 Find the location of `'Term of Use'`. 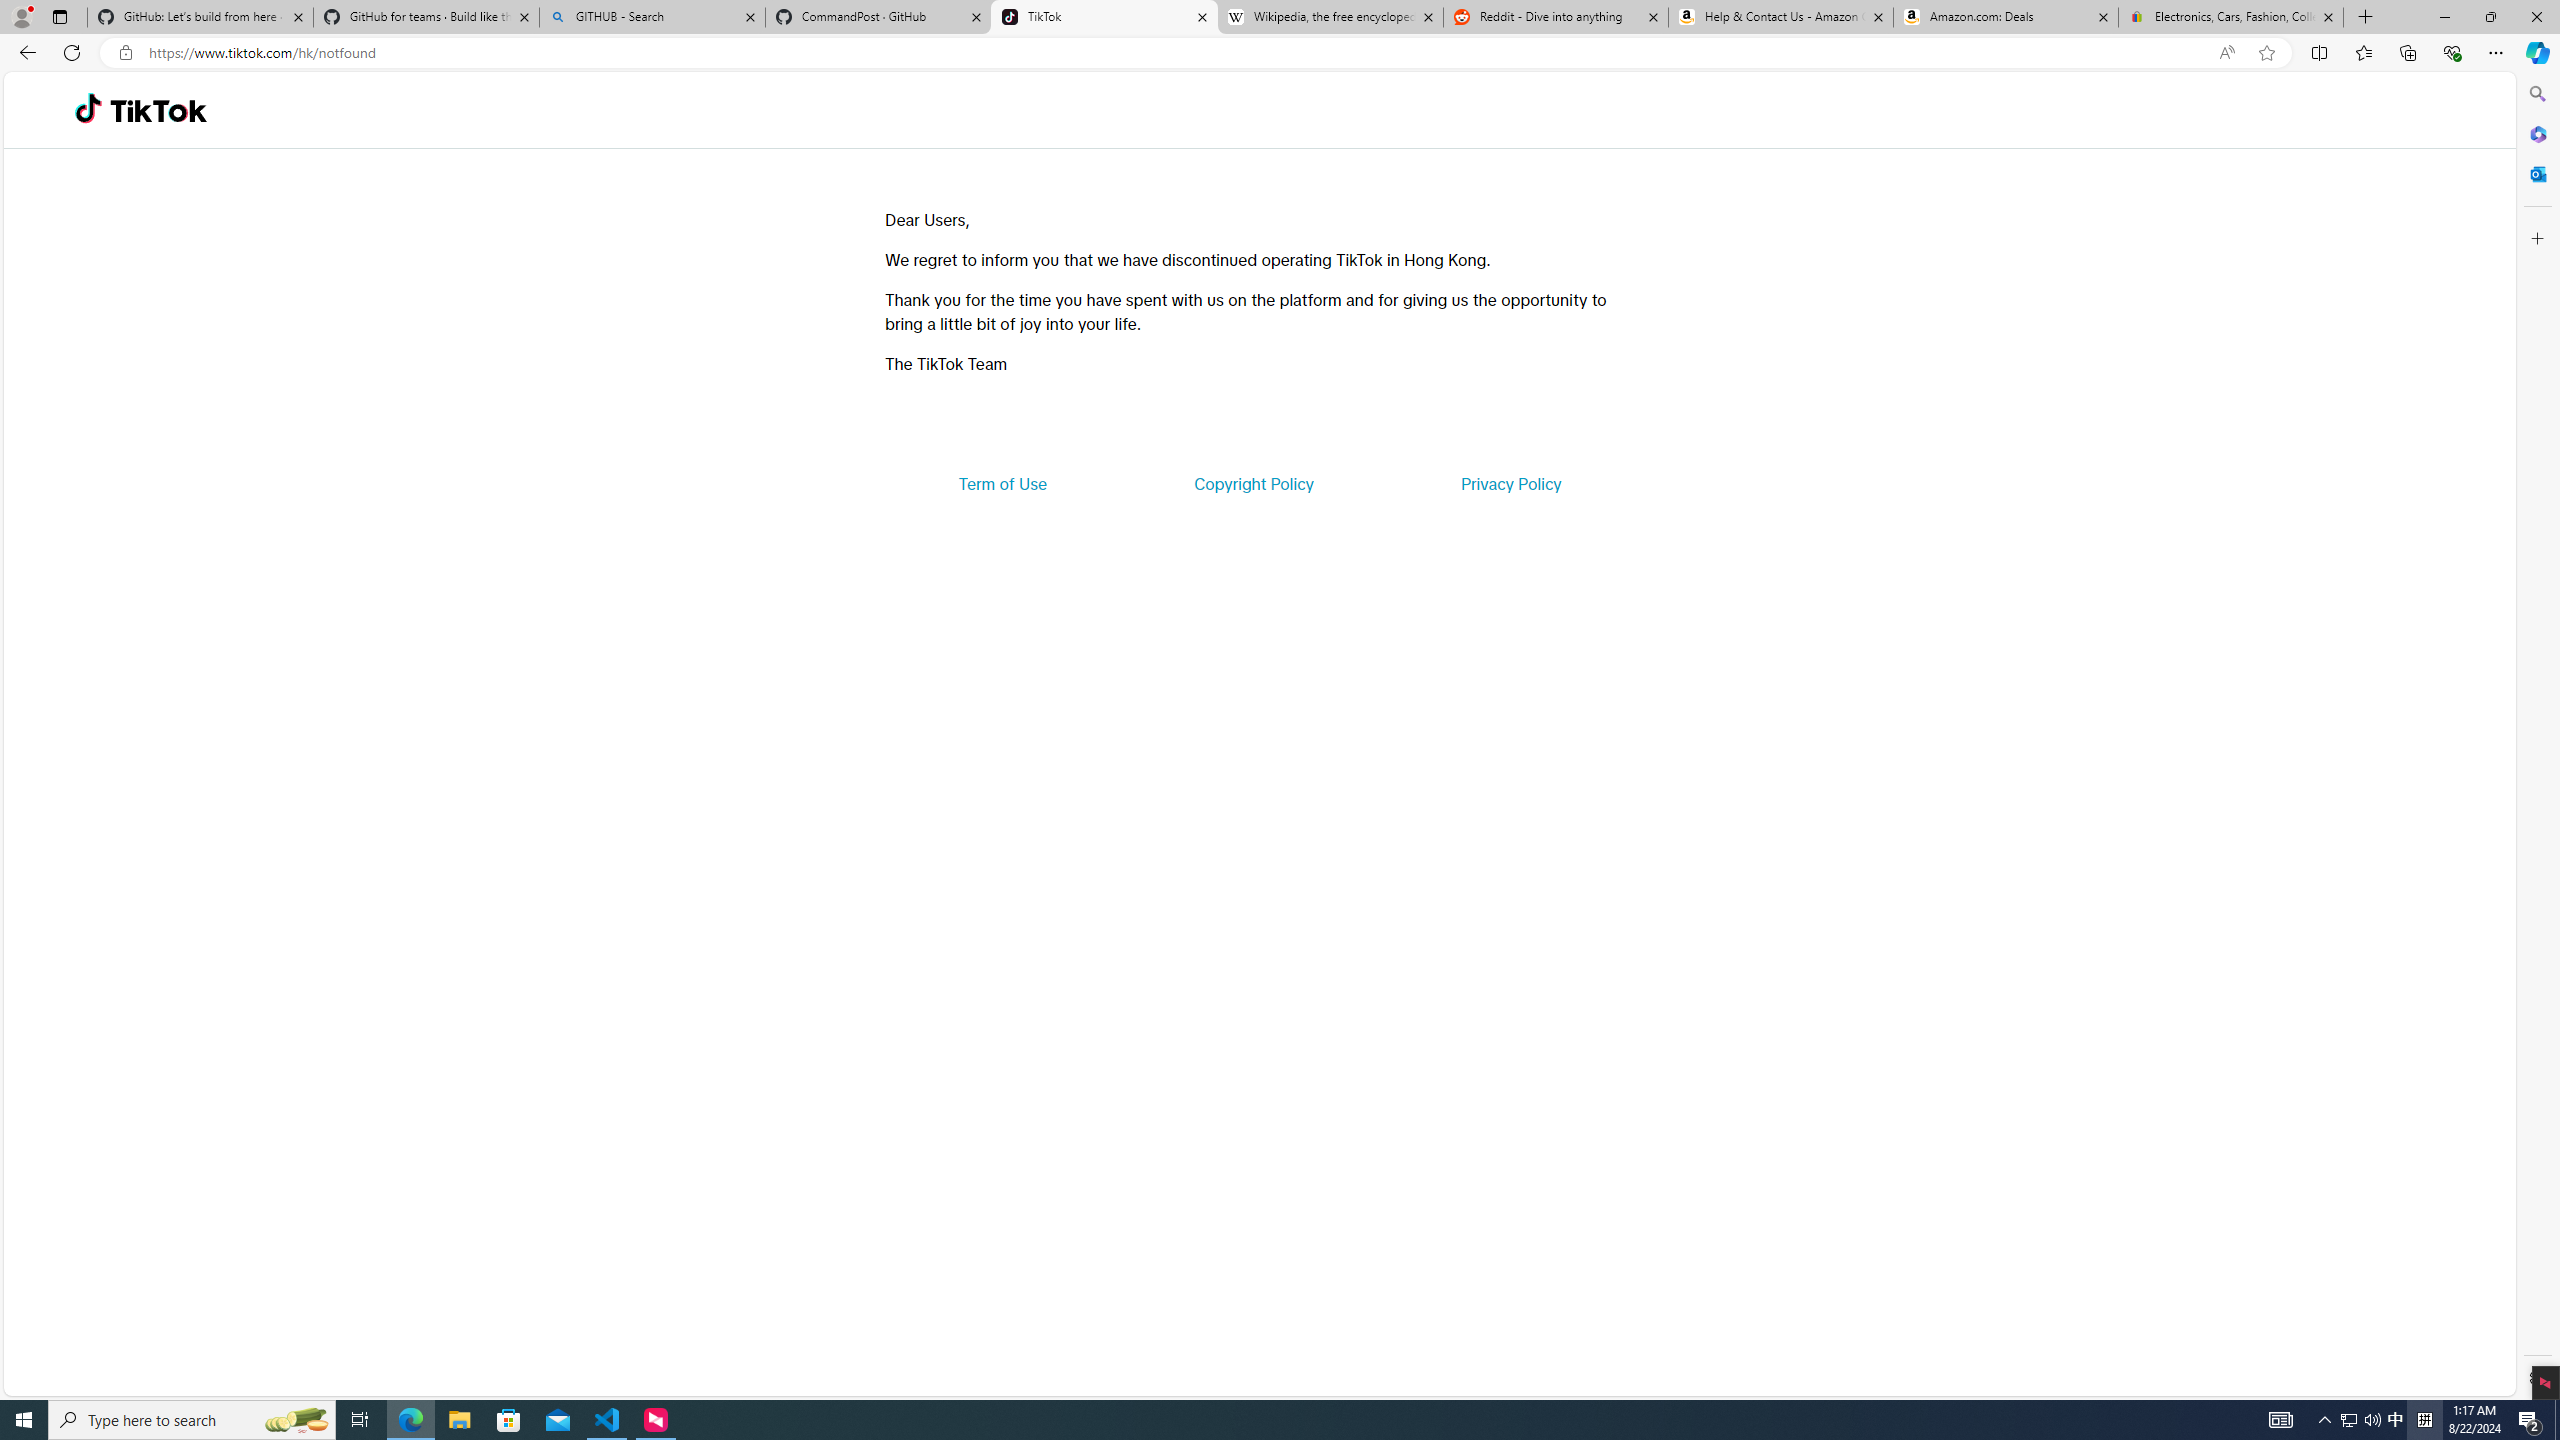

'Term of Use' is located at coordinates (1002, 482).